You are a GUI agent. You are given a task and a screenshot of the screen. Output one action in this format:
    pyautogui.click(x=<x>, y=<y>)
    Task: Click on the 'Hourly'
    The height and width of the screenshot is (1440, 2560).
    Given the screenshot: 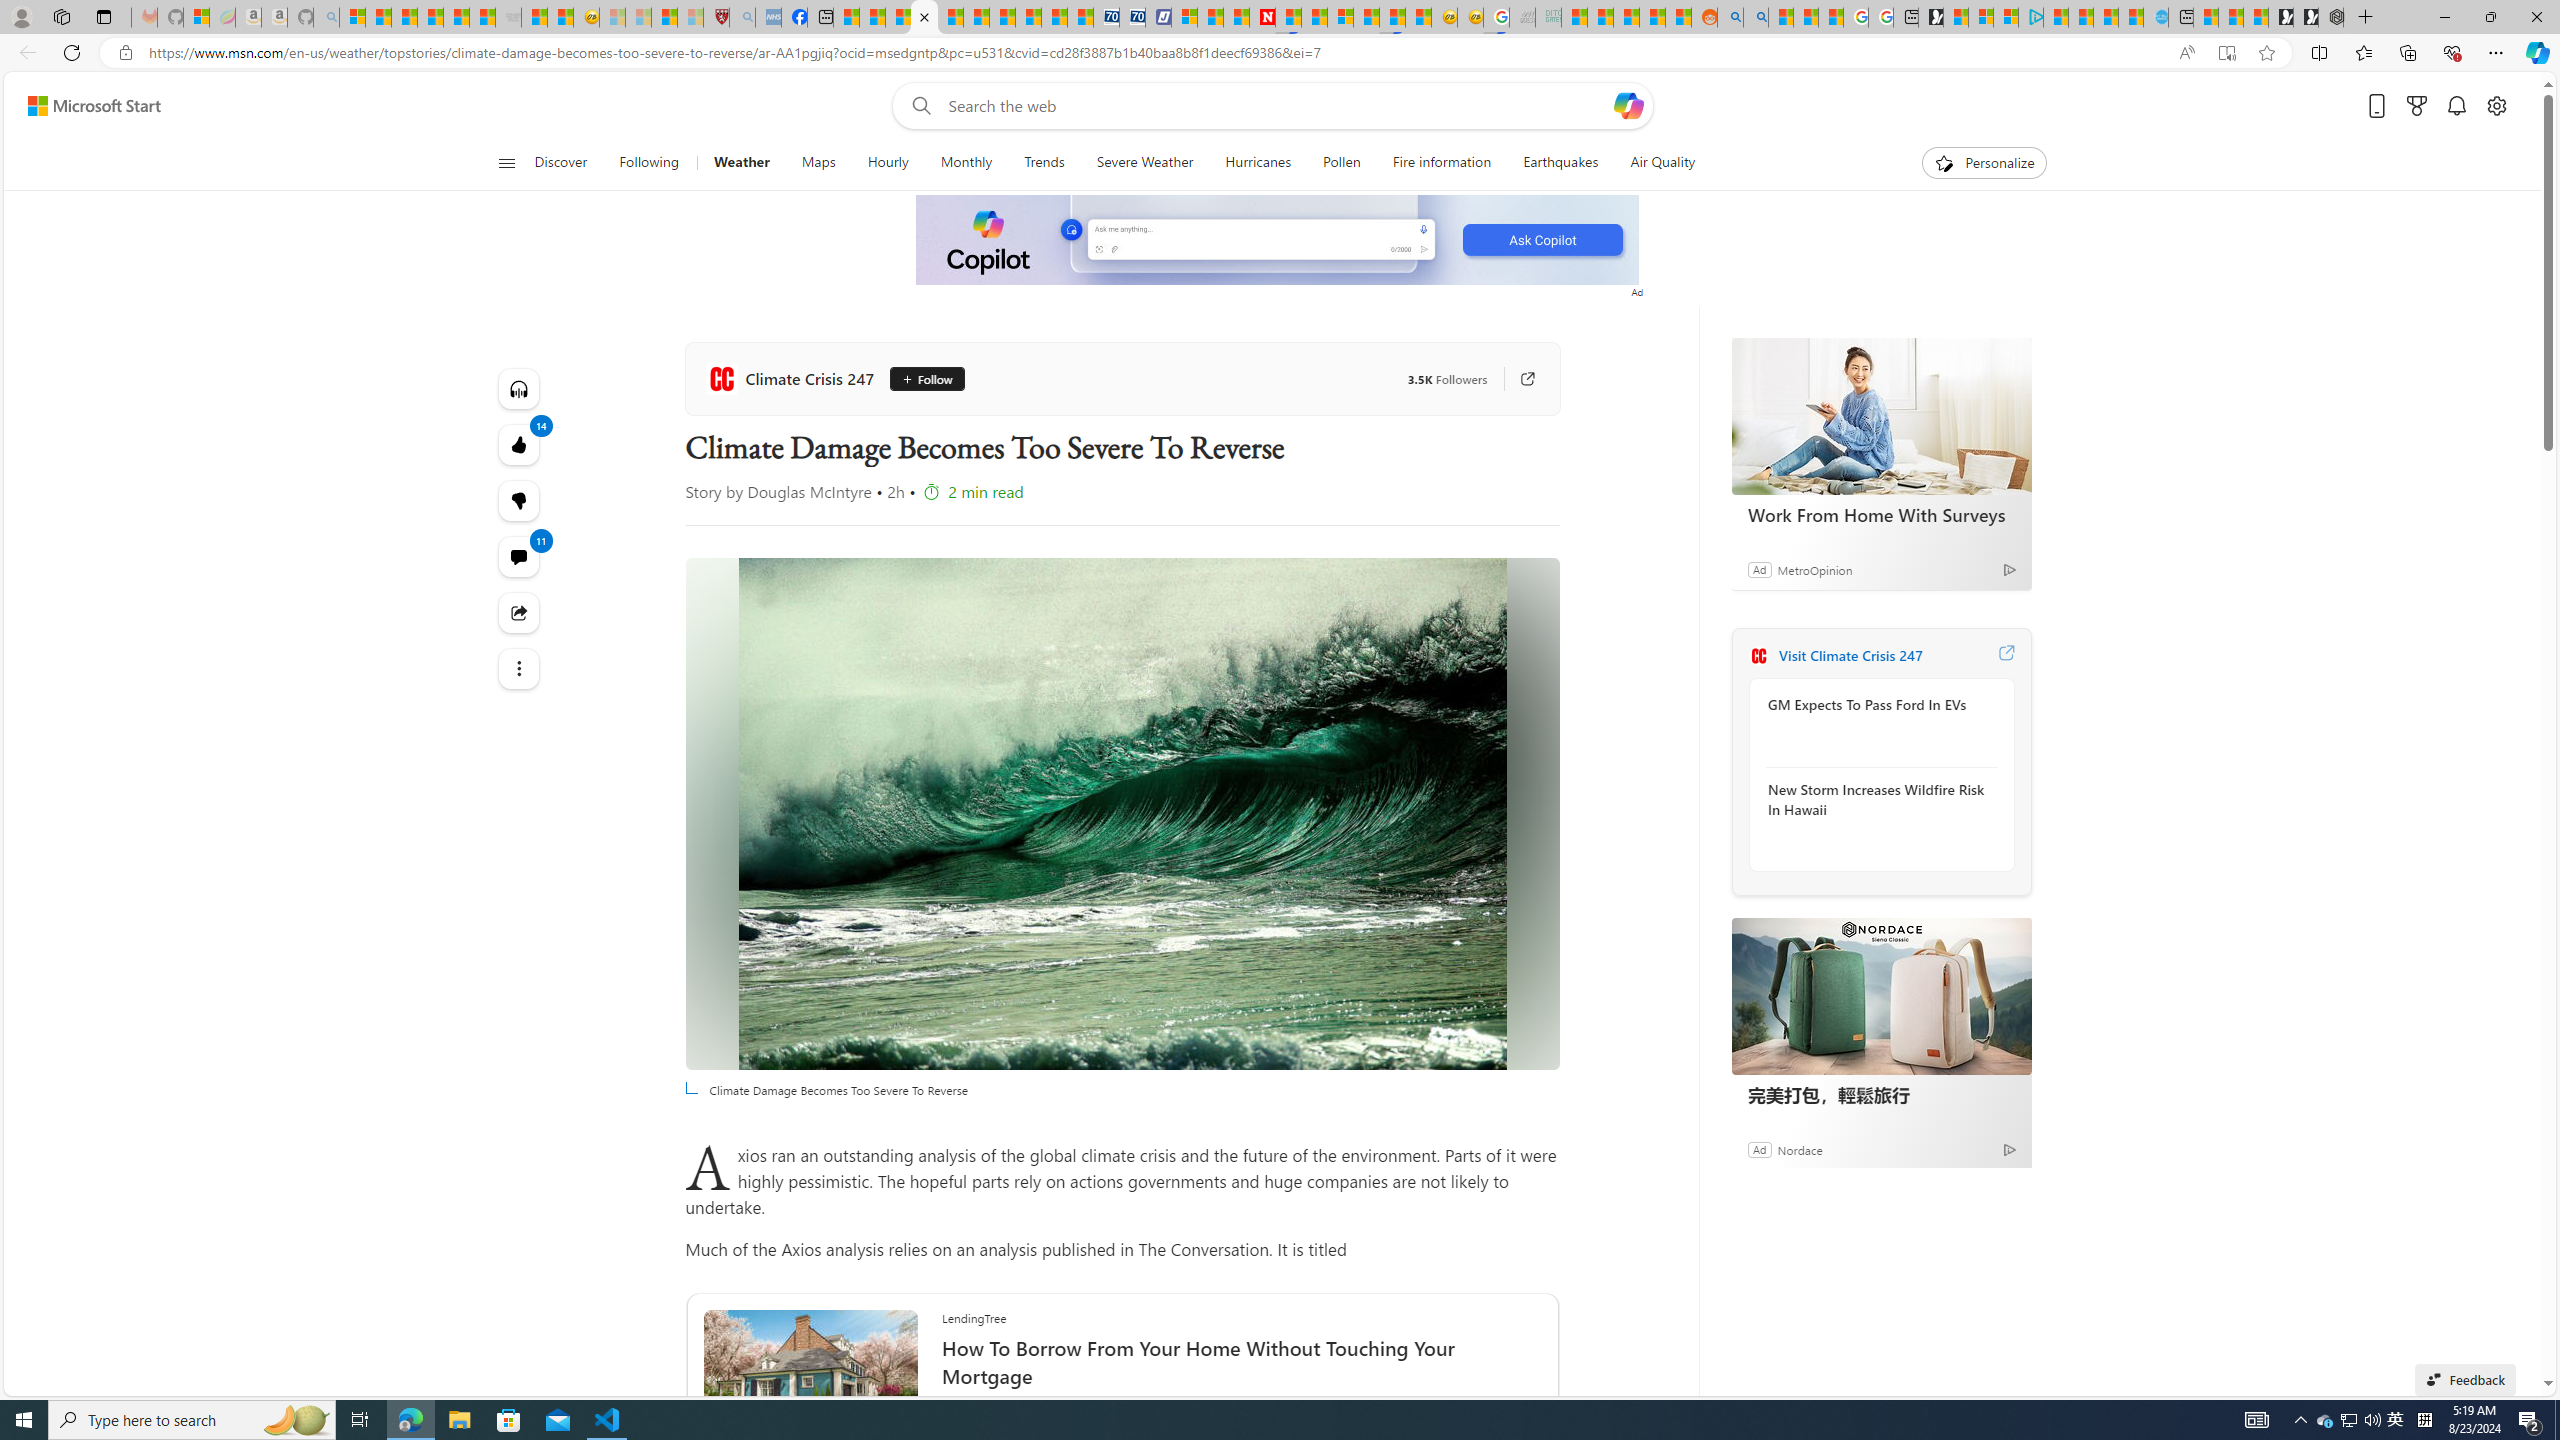 What is the action you would take?
    pyautogui.click(x=886, y=162)
    